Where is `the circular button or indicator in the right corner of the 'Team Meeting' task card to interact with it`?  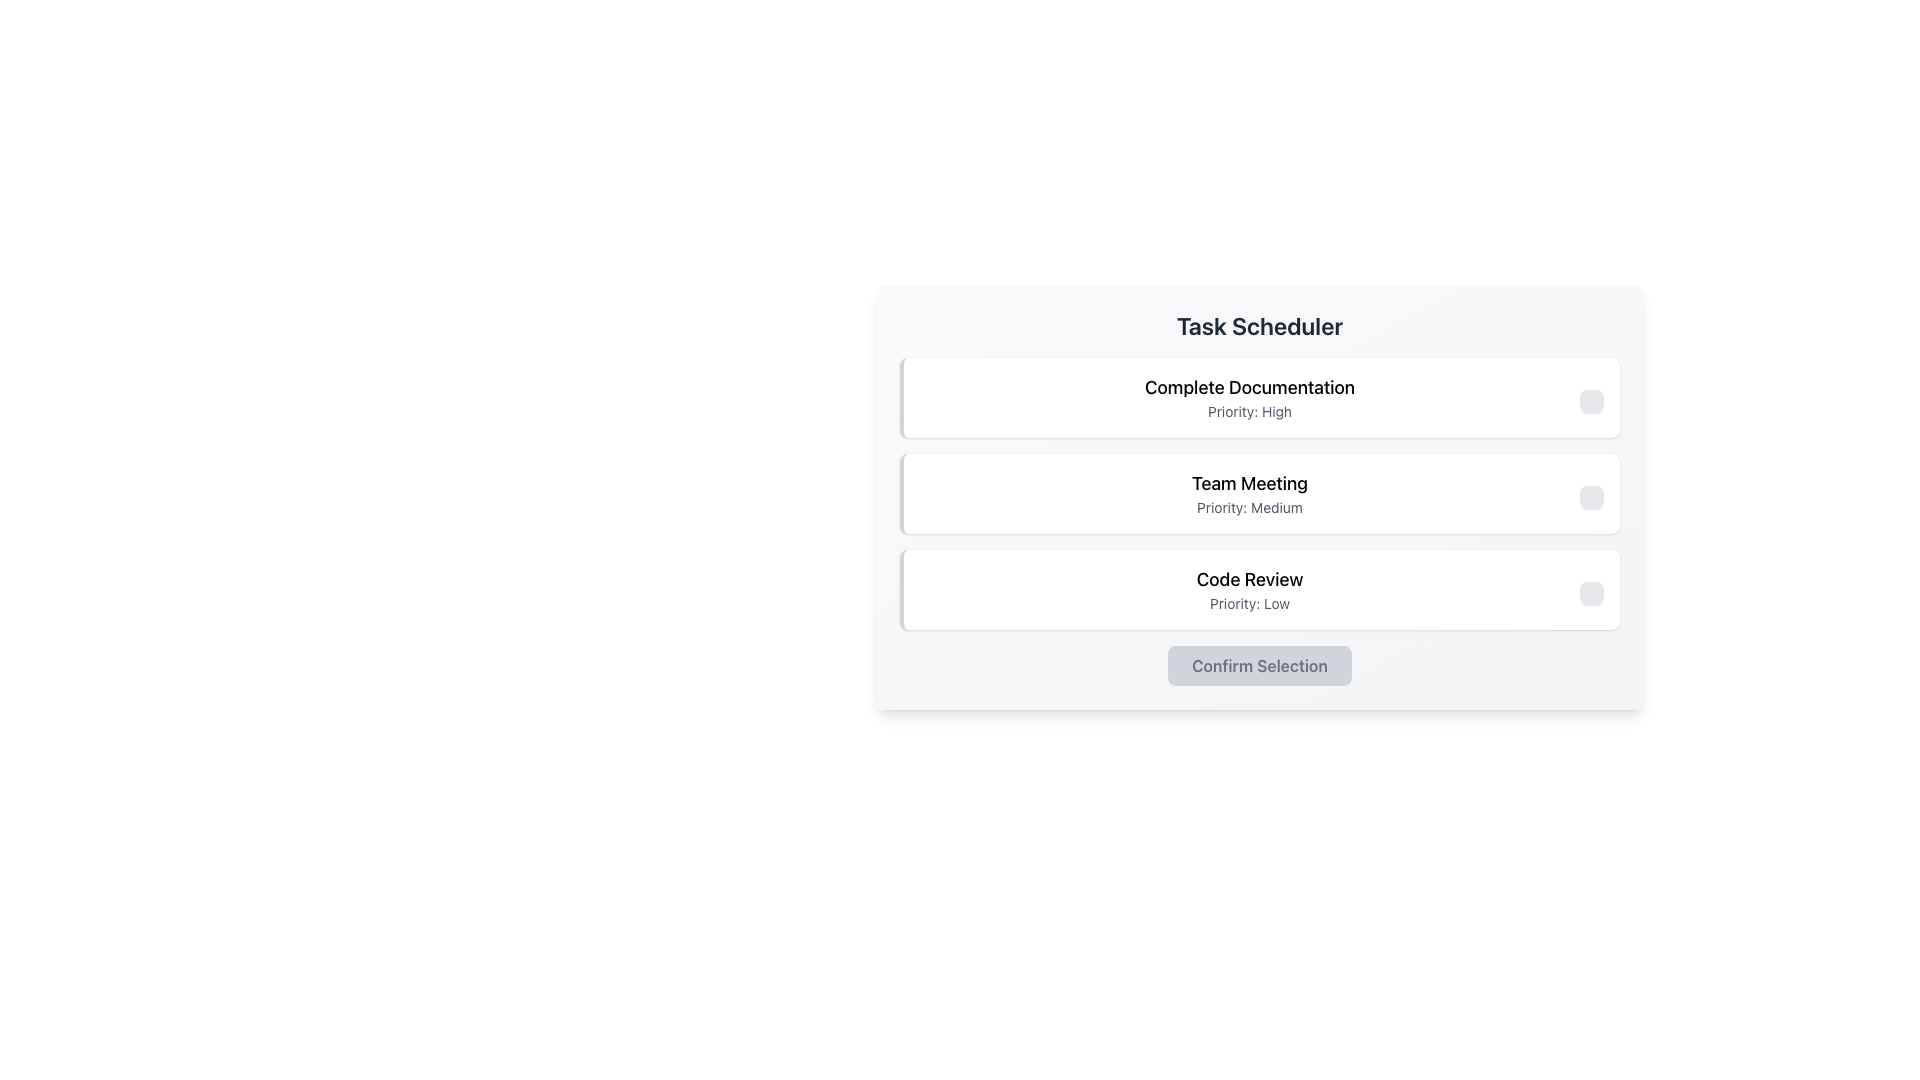 the circular button or indicator in the right corner of the 'Team Meeting' task card to interact with it is located at coordinates (1591, 496).